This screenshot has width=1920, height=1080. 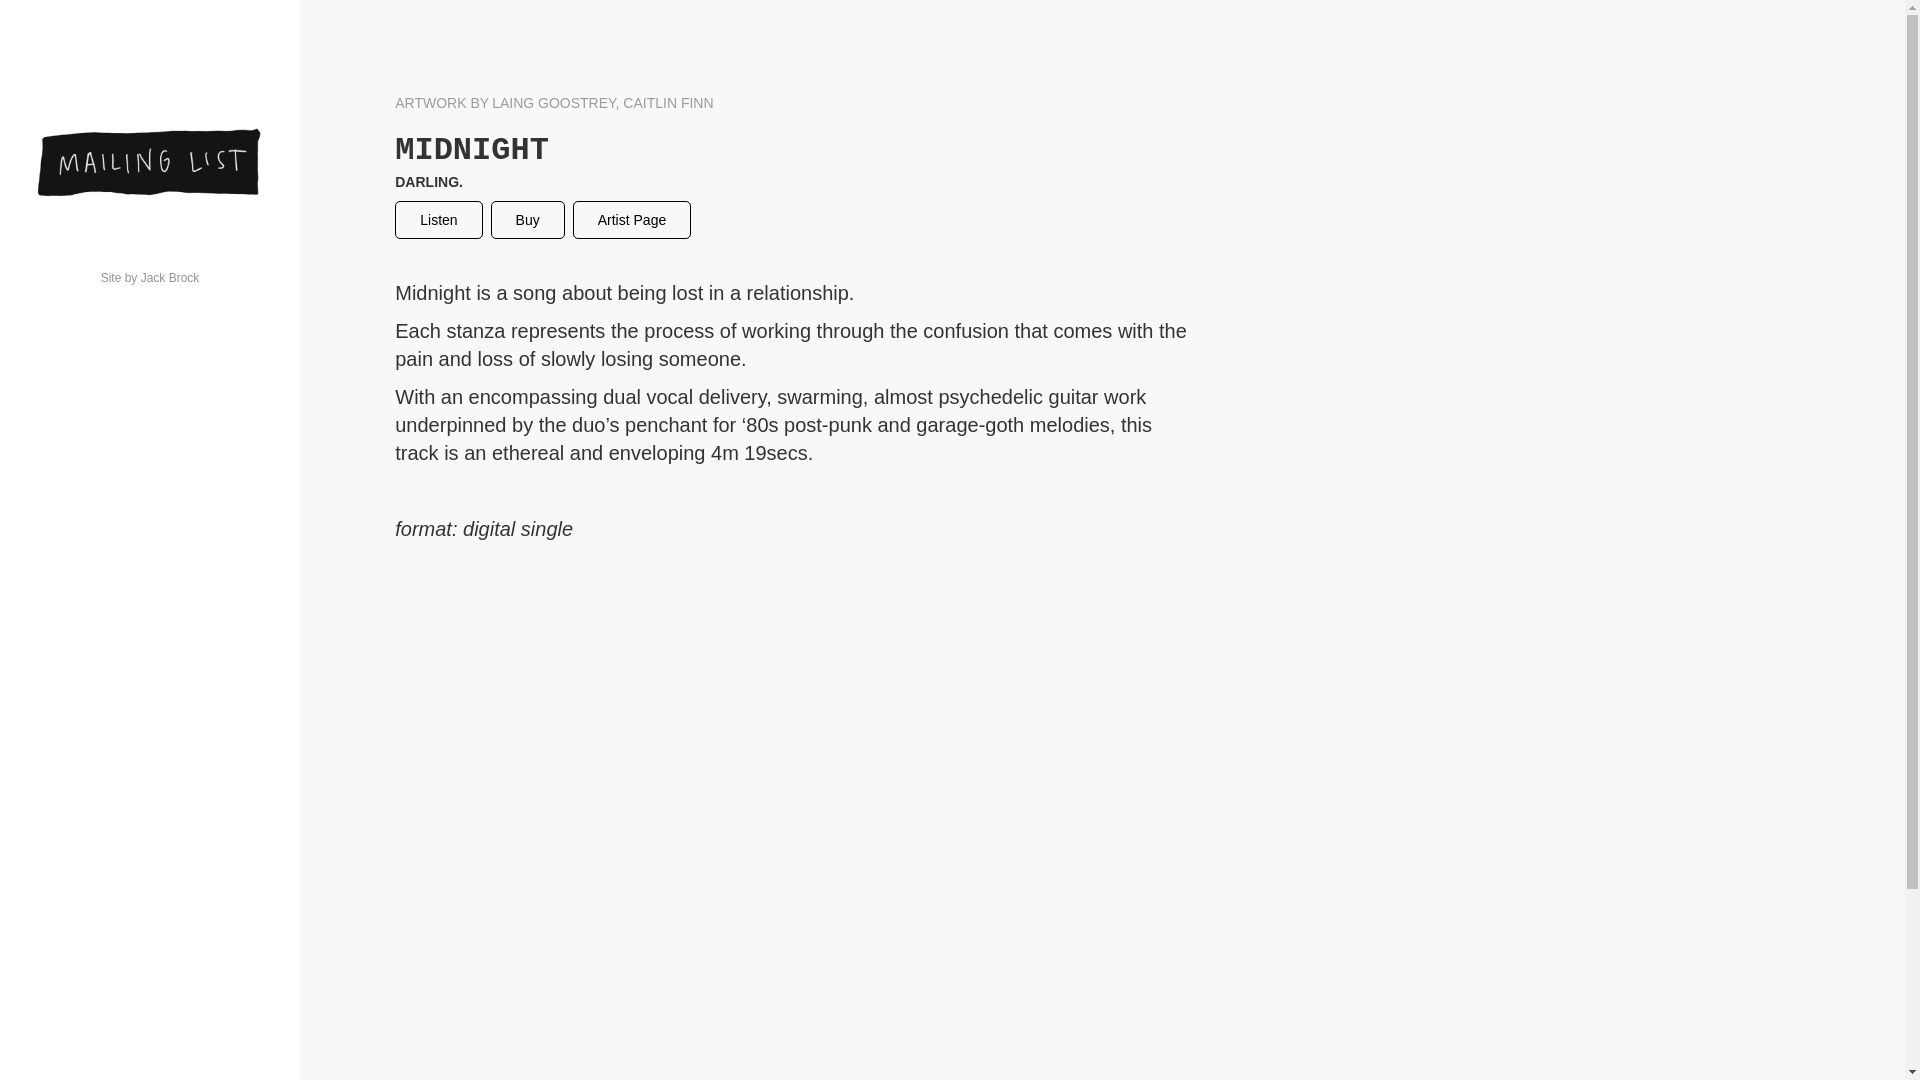 What do you see at coordinates (528, 219) in the screenshot?
I see `'Buy'` at bounding box center [528, 219].